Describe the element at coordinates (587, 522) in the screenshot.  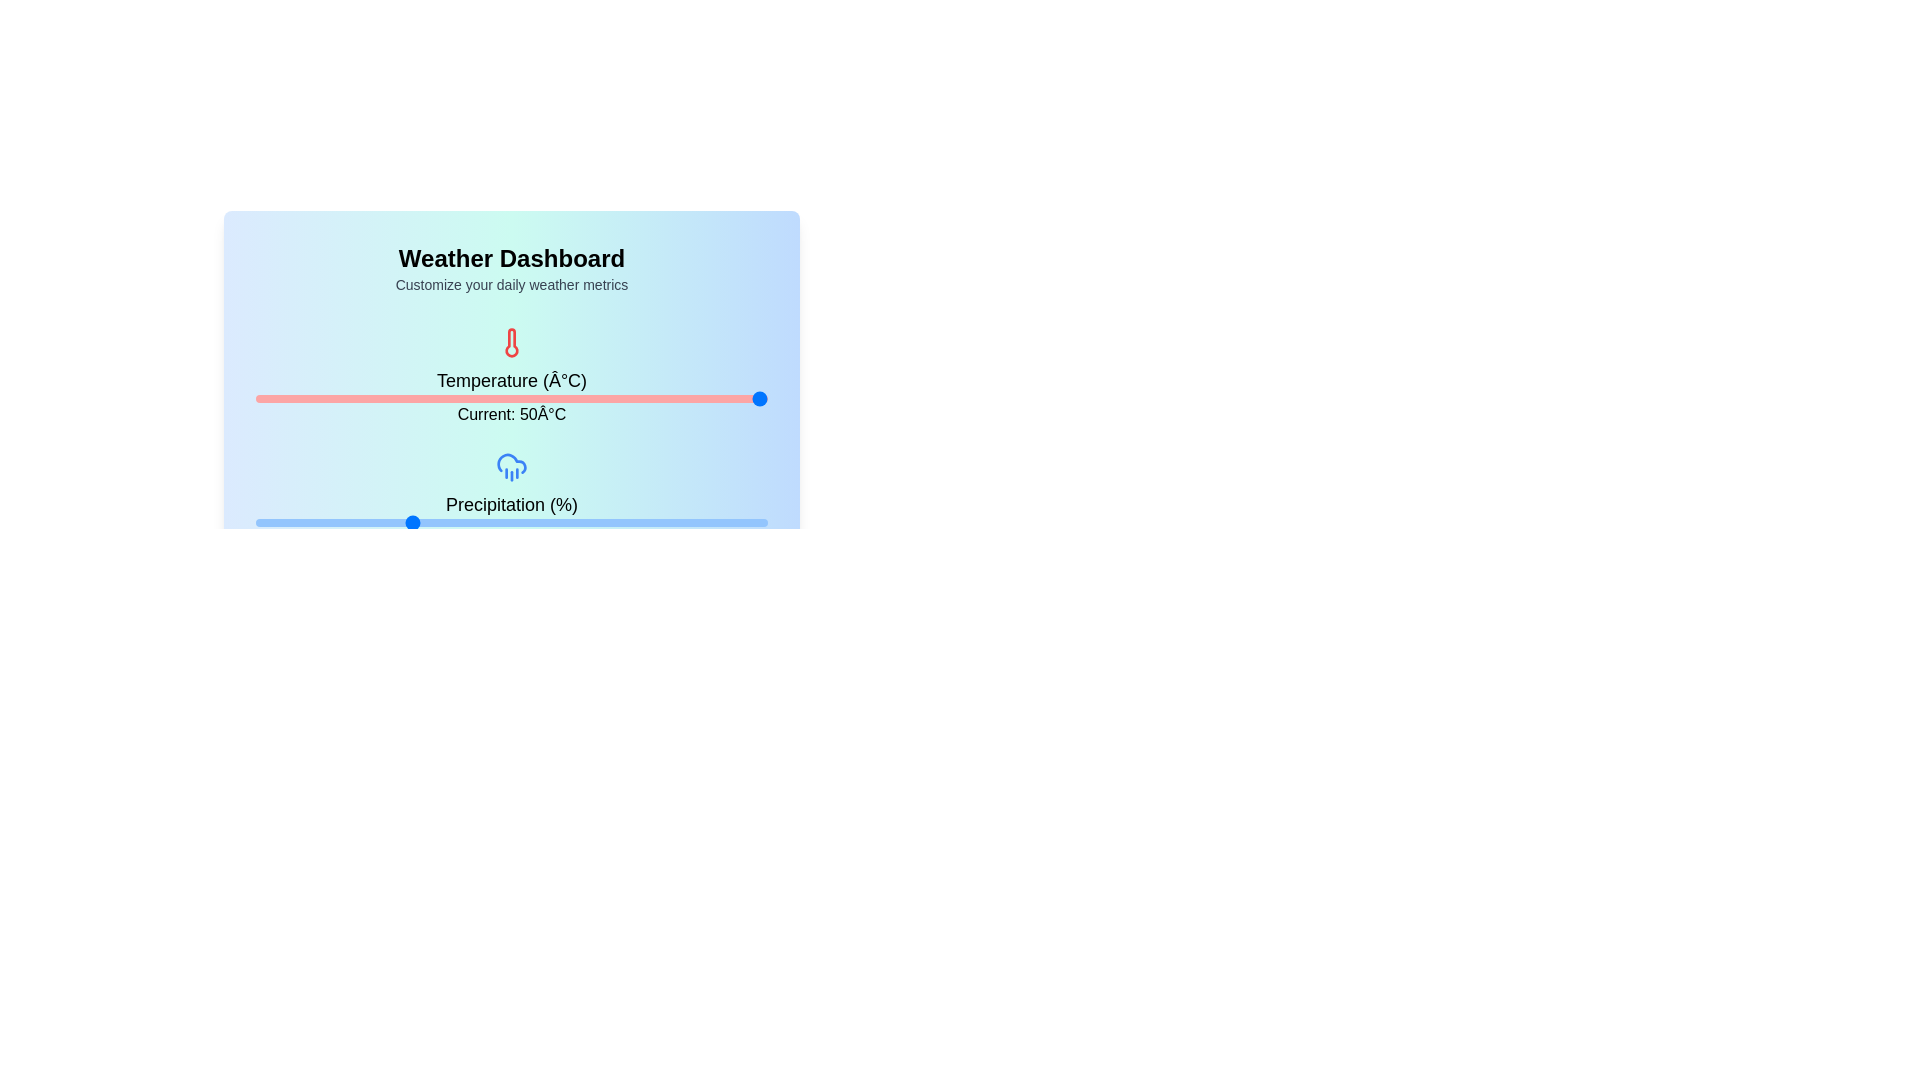
I see `the precipitation level` at that location.